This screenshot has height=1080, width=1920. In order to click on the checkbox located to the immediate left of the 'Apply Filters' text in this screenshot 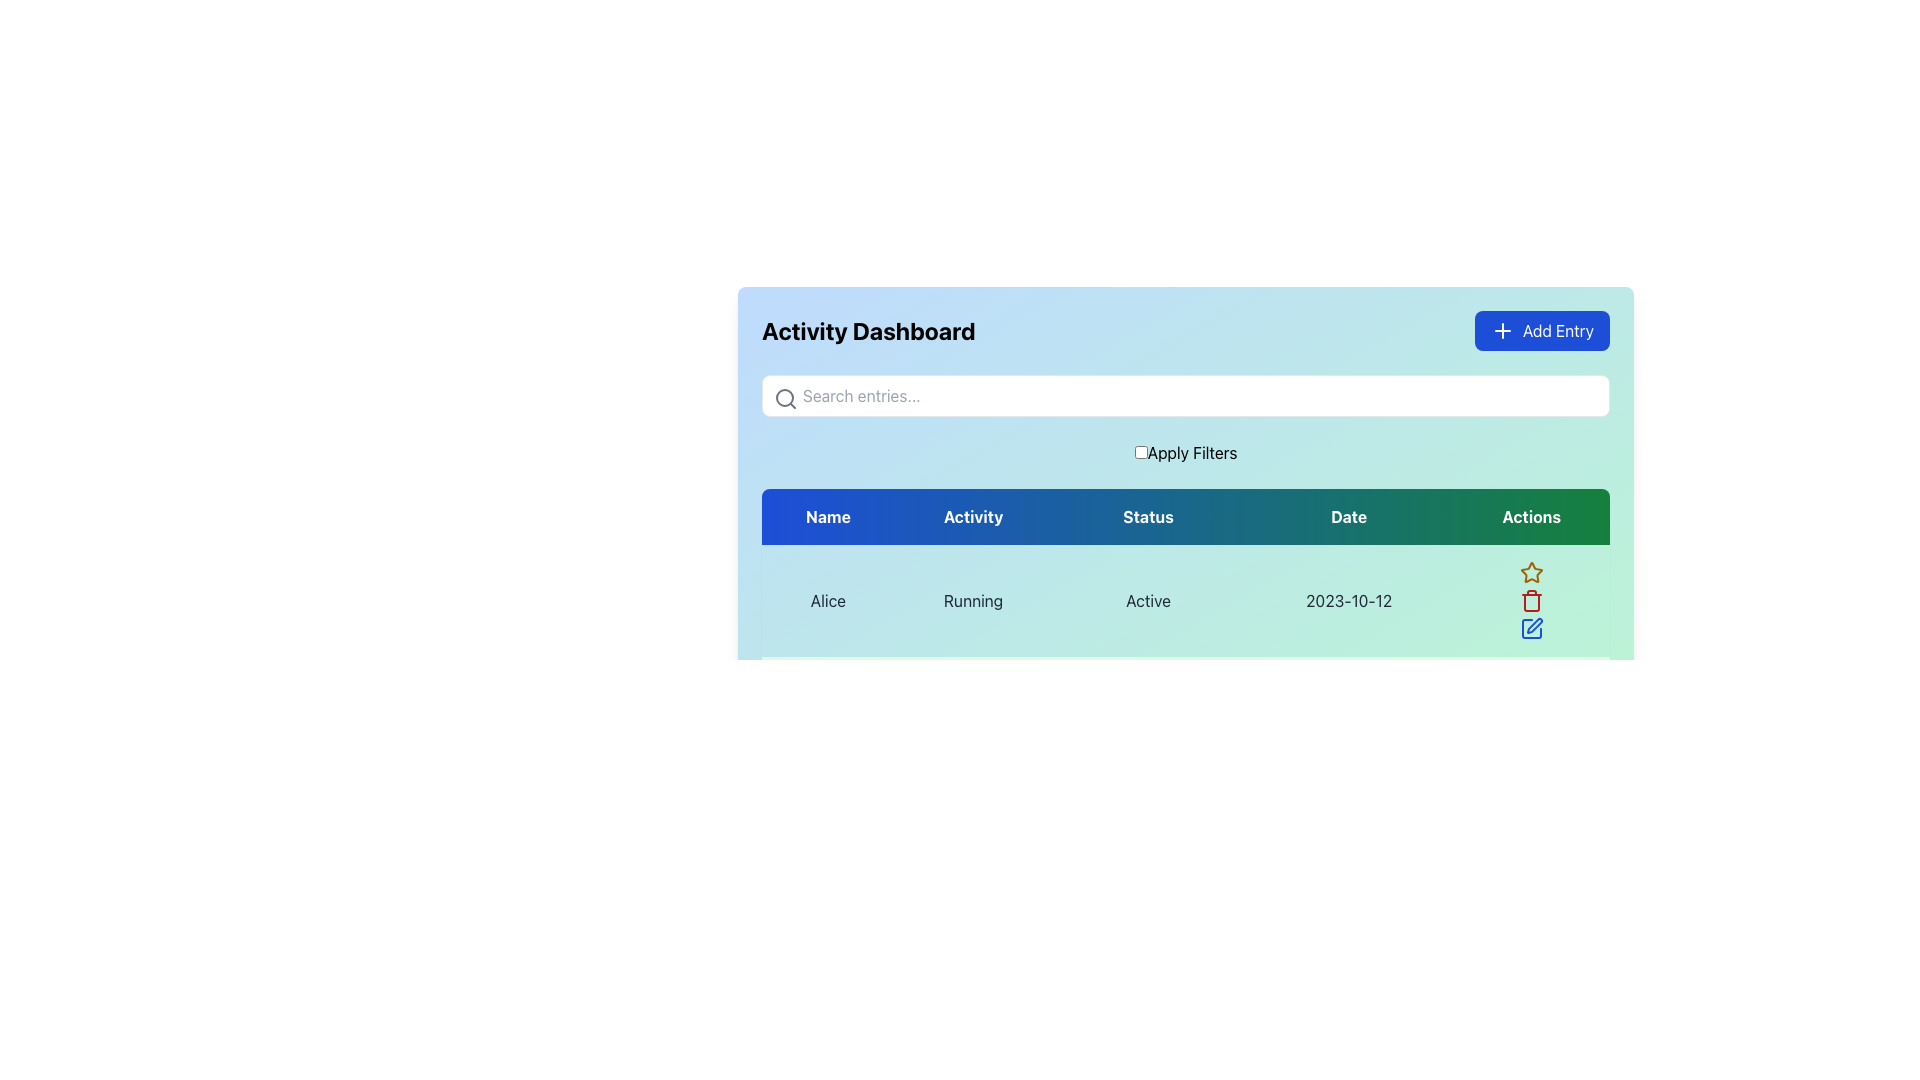, I will do `click(1141, 452)`.